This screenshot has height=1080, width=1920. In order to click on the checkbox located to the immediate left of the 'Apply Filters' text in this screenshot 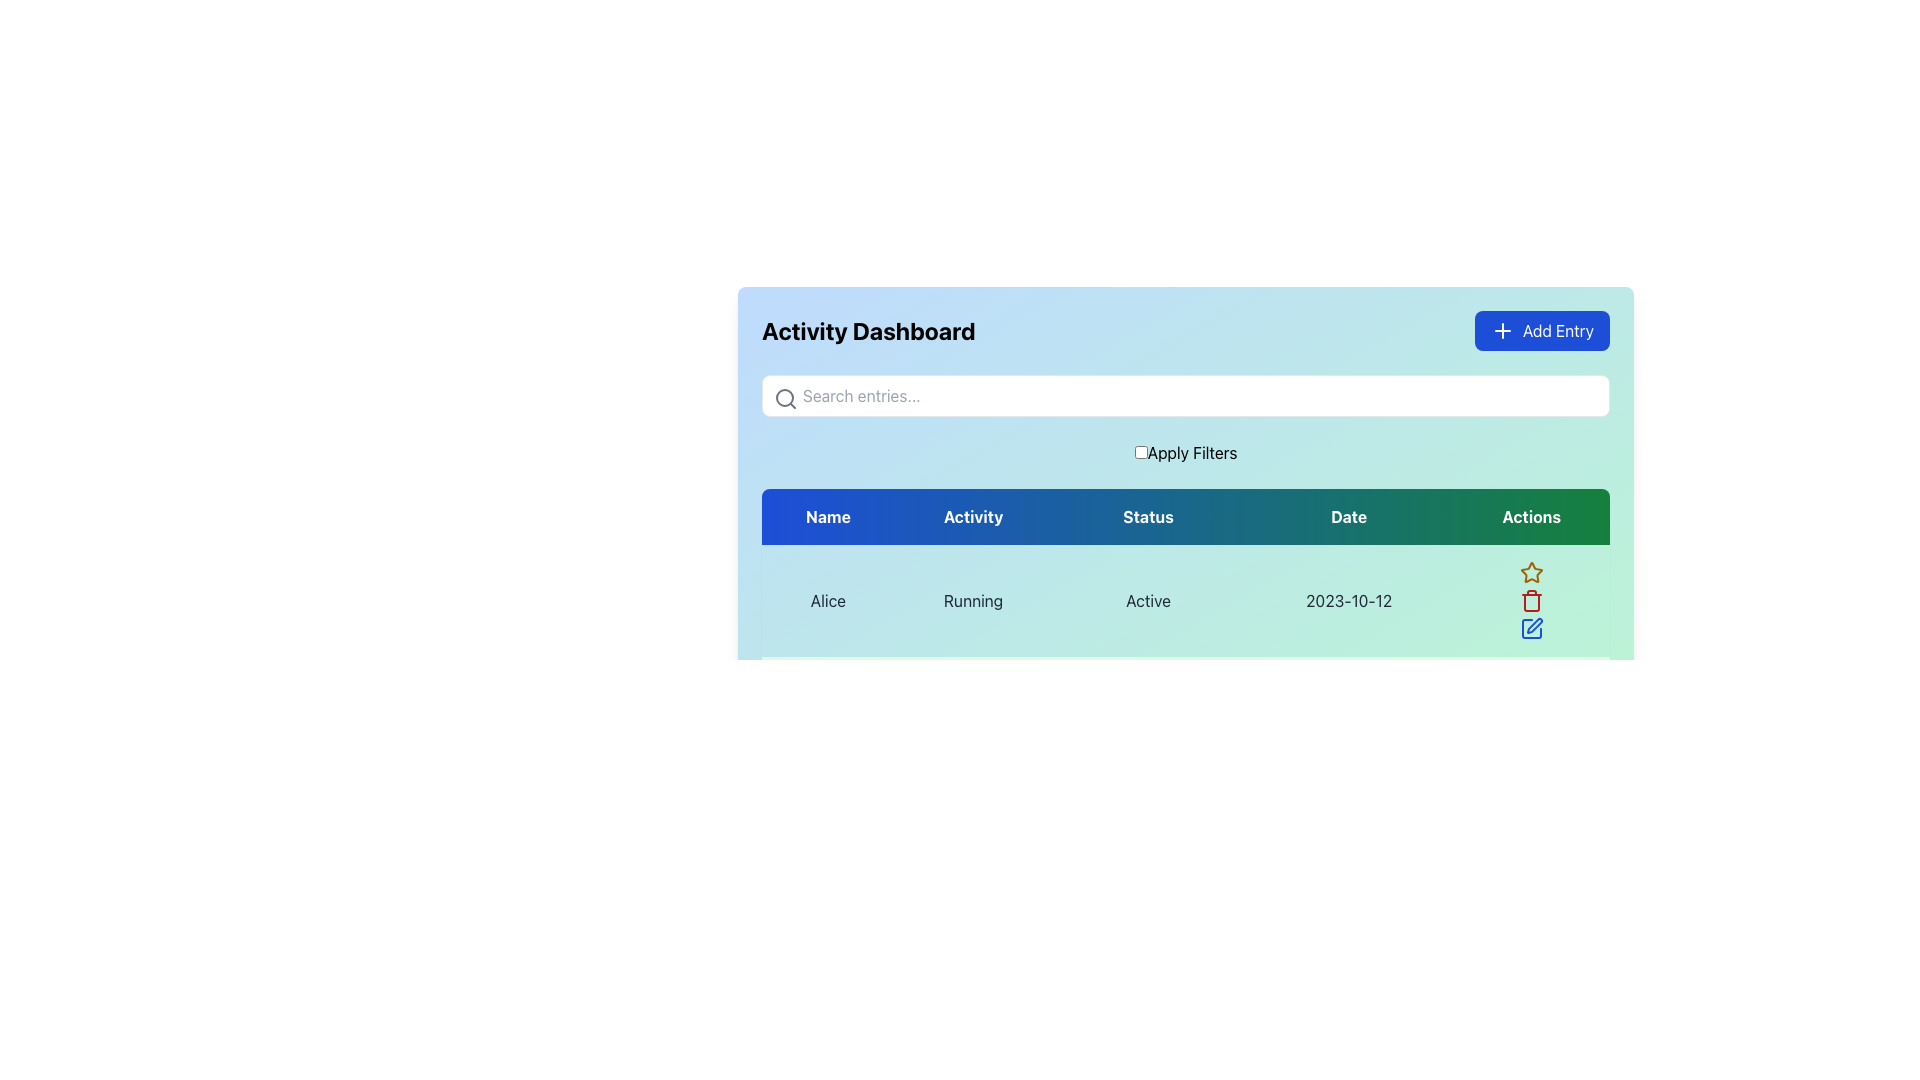, I will do `click(1141, 452)`.